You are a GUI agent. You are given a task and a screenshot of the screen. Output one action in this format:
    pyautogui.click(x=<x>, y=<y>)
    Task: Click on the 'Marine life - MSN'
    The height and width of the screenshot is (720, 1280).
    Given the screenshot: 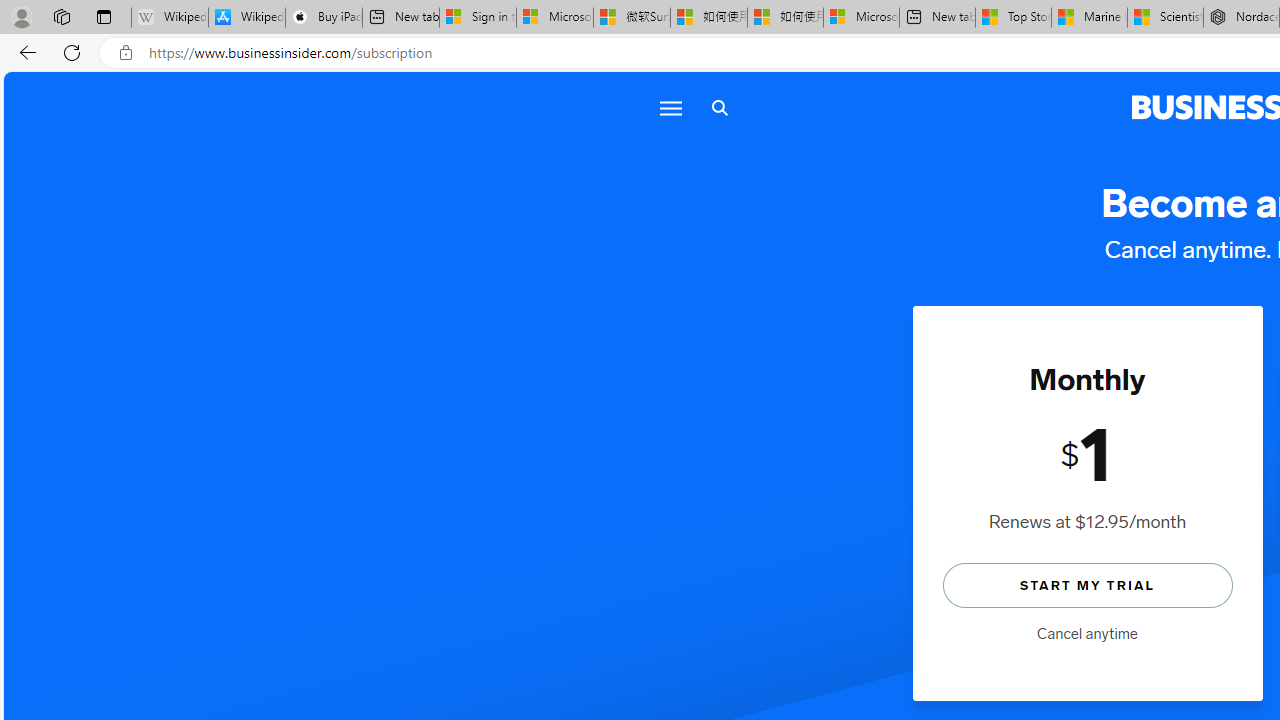 What is the action you would take?
    pyautogui.click(x=1088, y=17)
    